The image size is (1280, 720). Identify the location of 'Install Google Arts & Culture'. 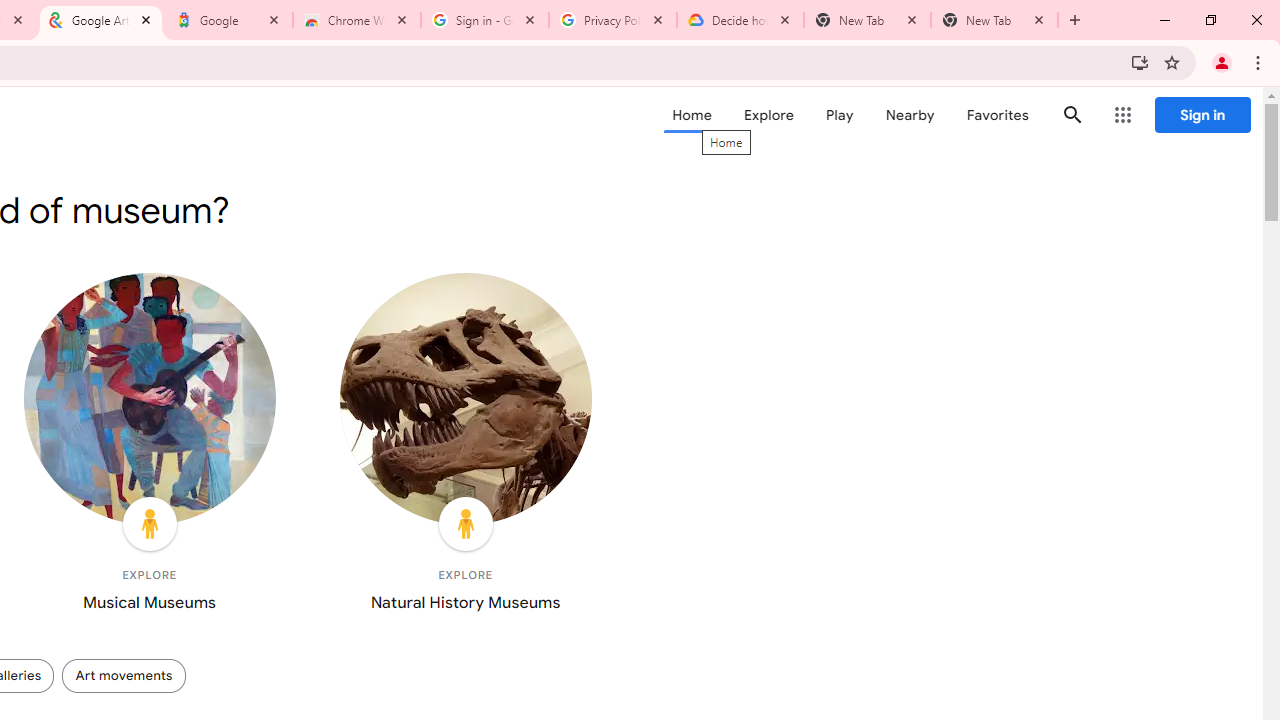
(1139, 61).